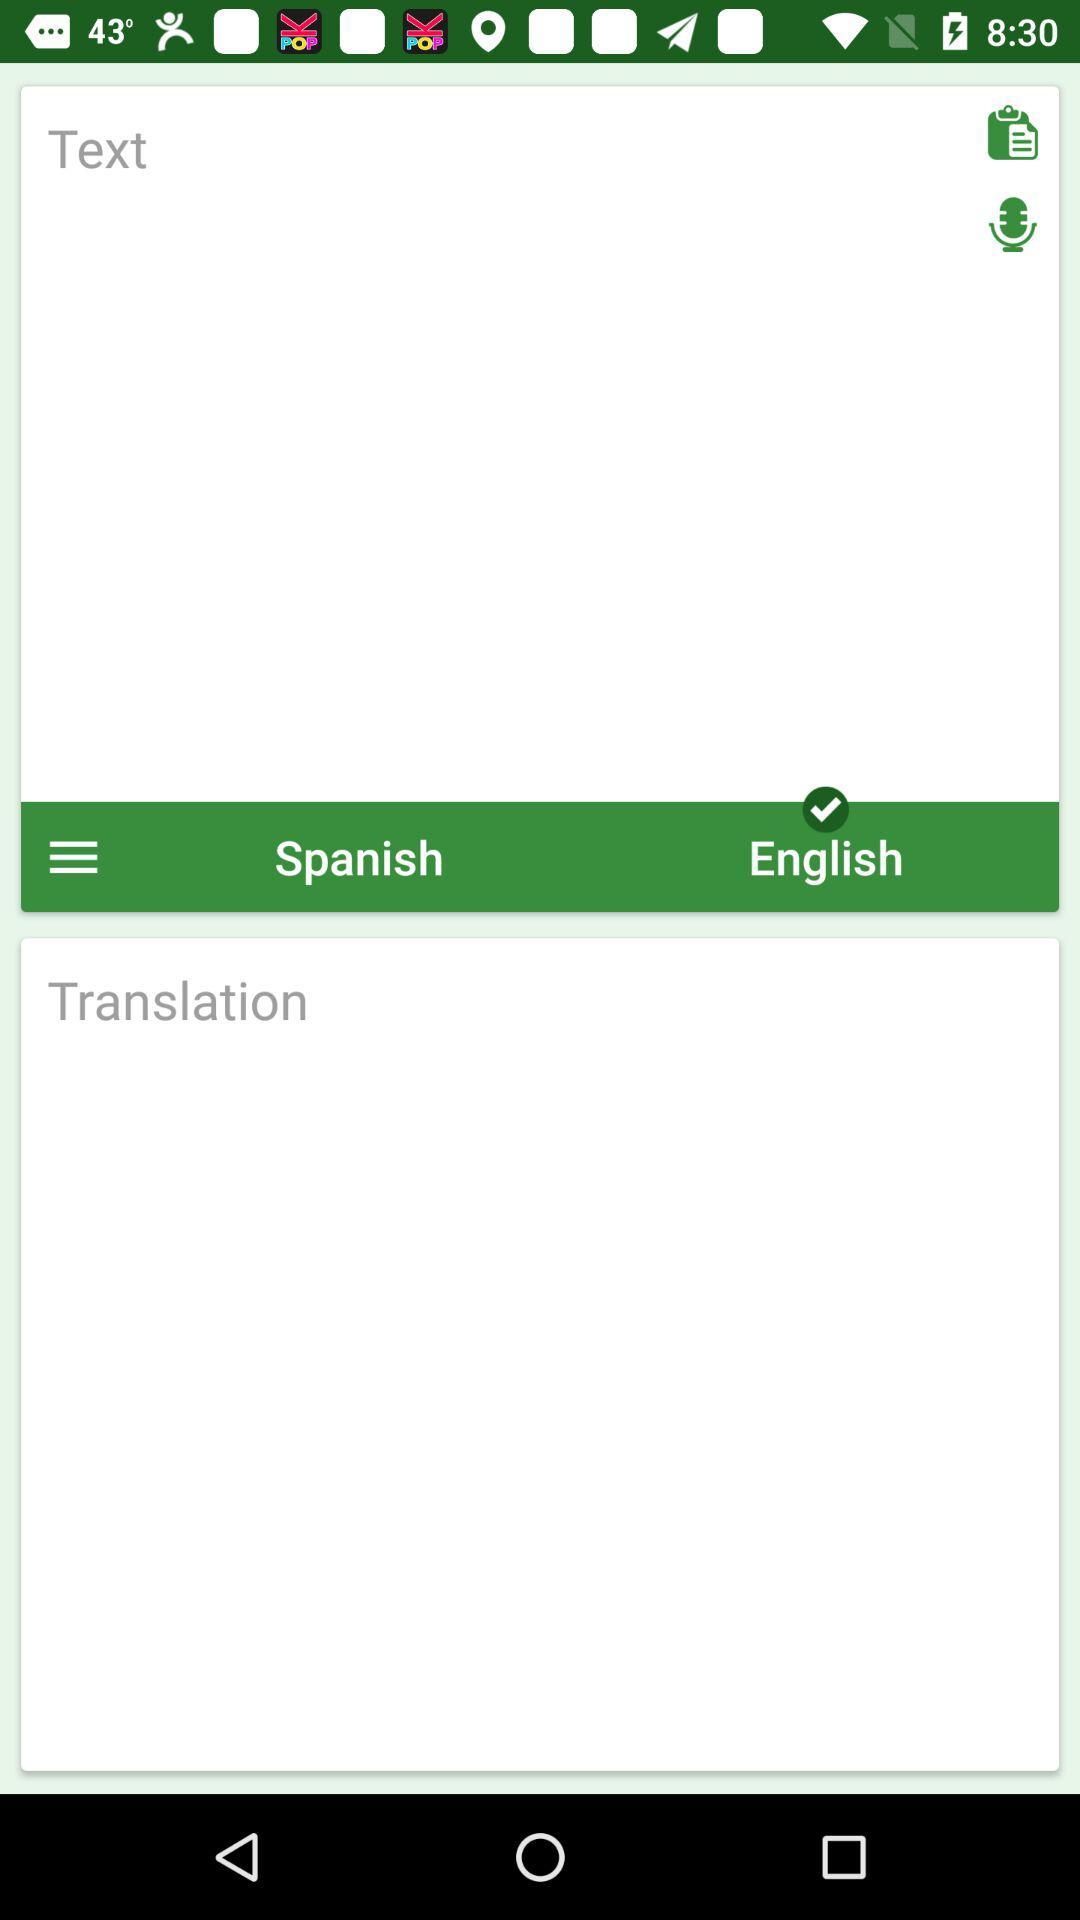  I want to click on see menu, so click(72, 856).